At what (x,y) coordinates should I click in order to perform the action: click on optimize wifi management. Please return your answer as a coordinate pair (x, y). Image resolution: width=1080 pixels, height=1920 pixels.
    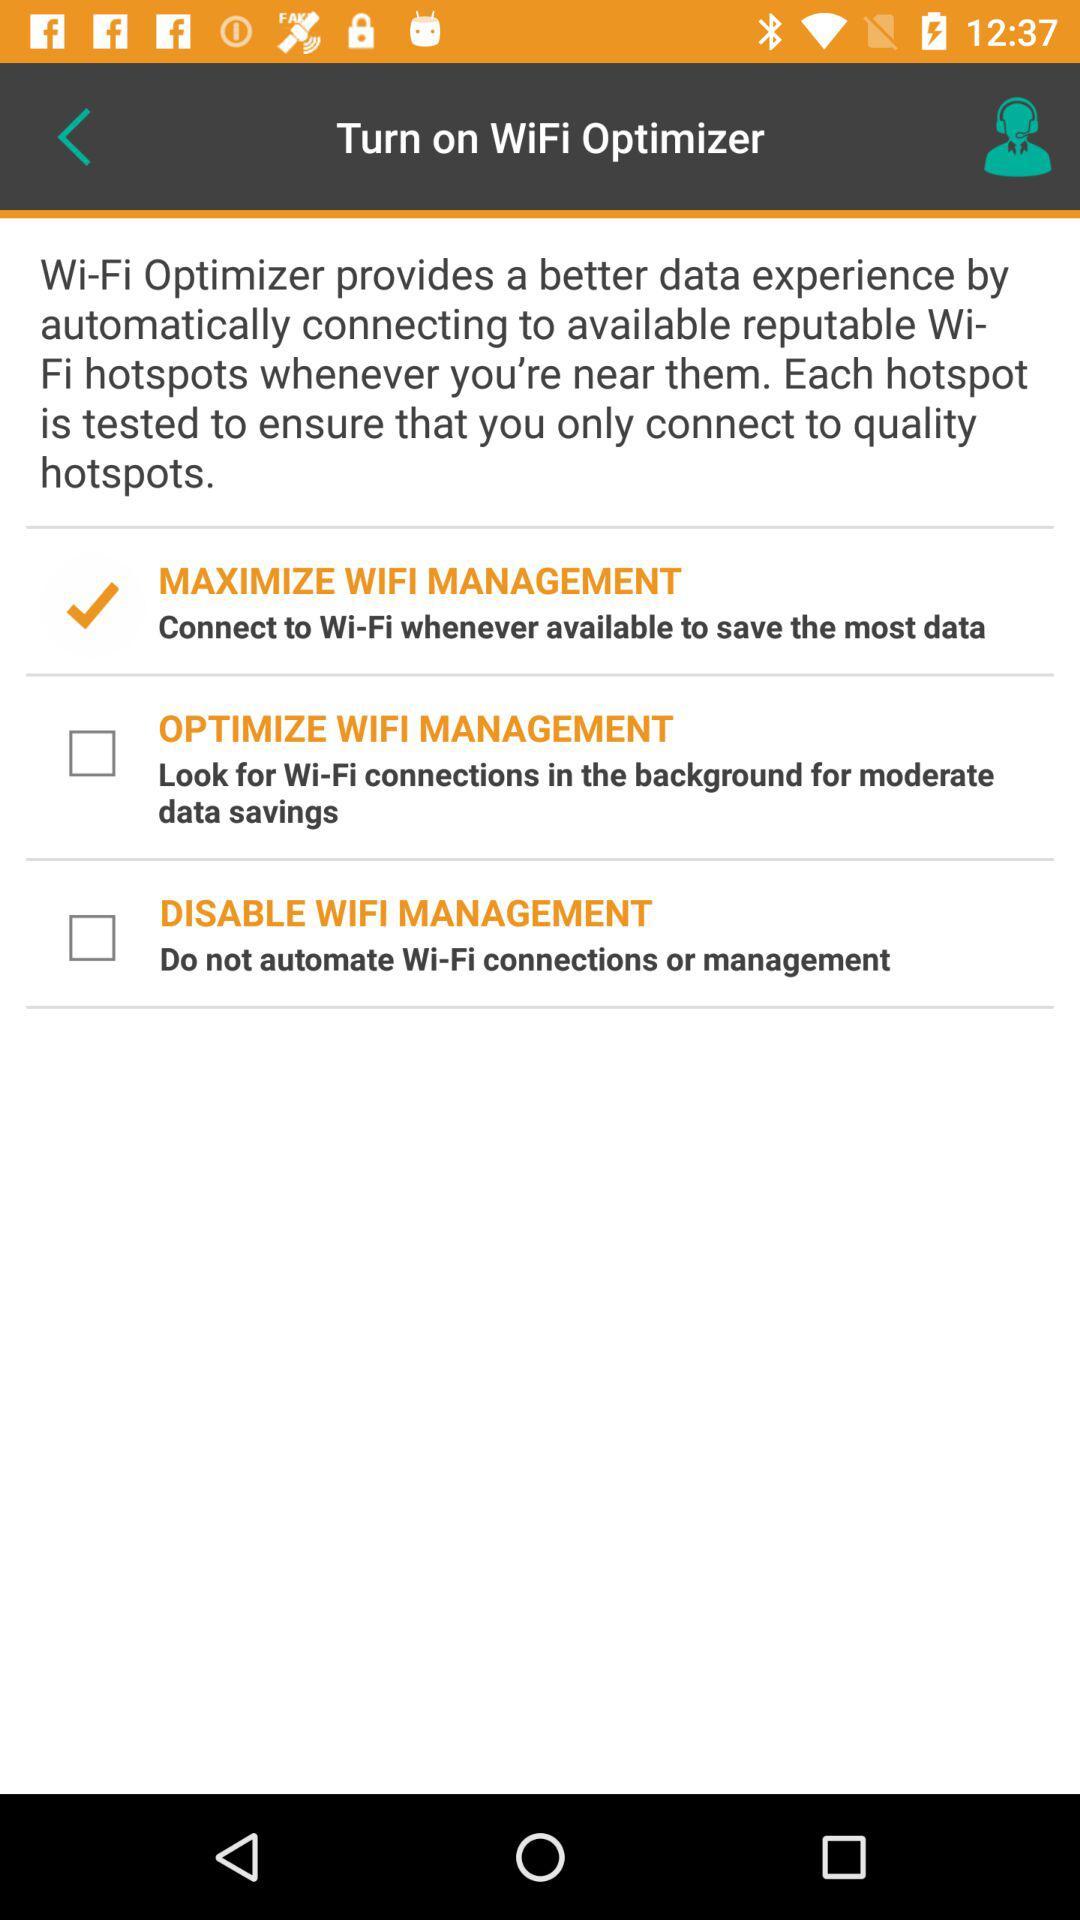
    Looking at the image, I should click on (92, 752).